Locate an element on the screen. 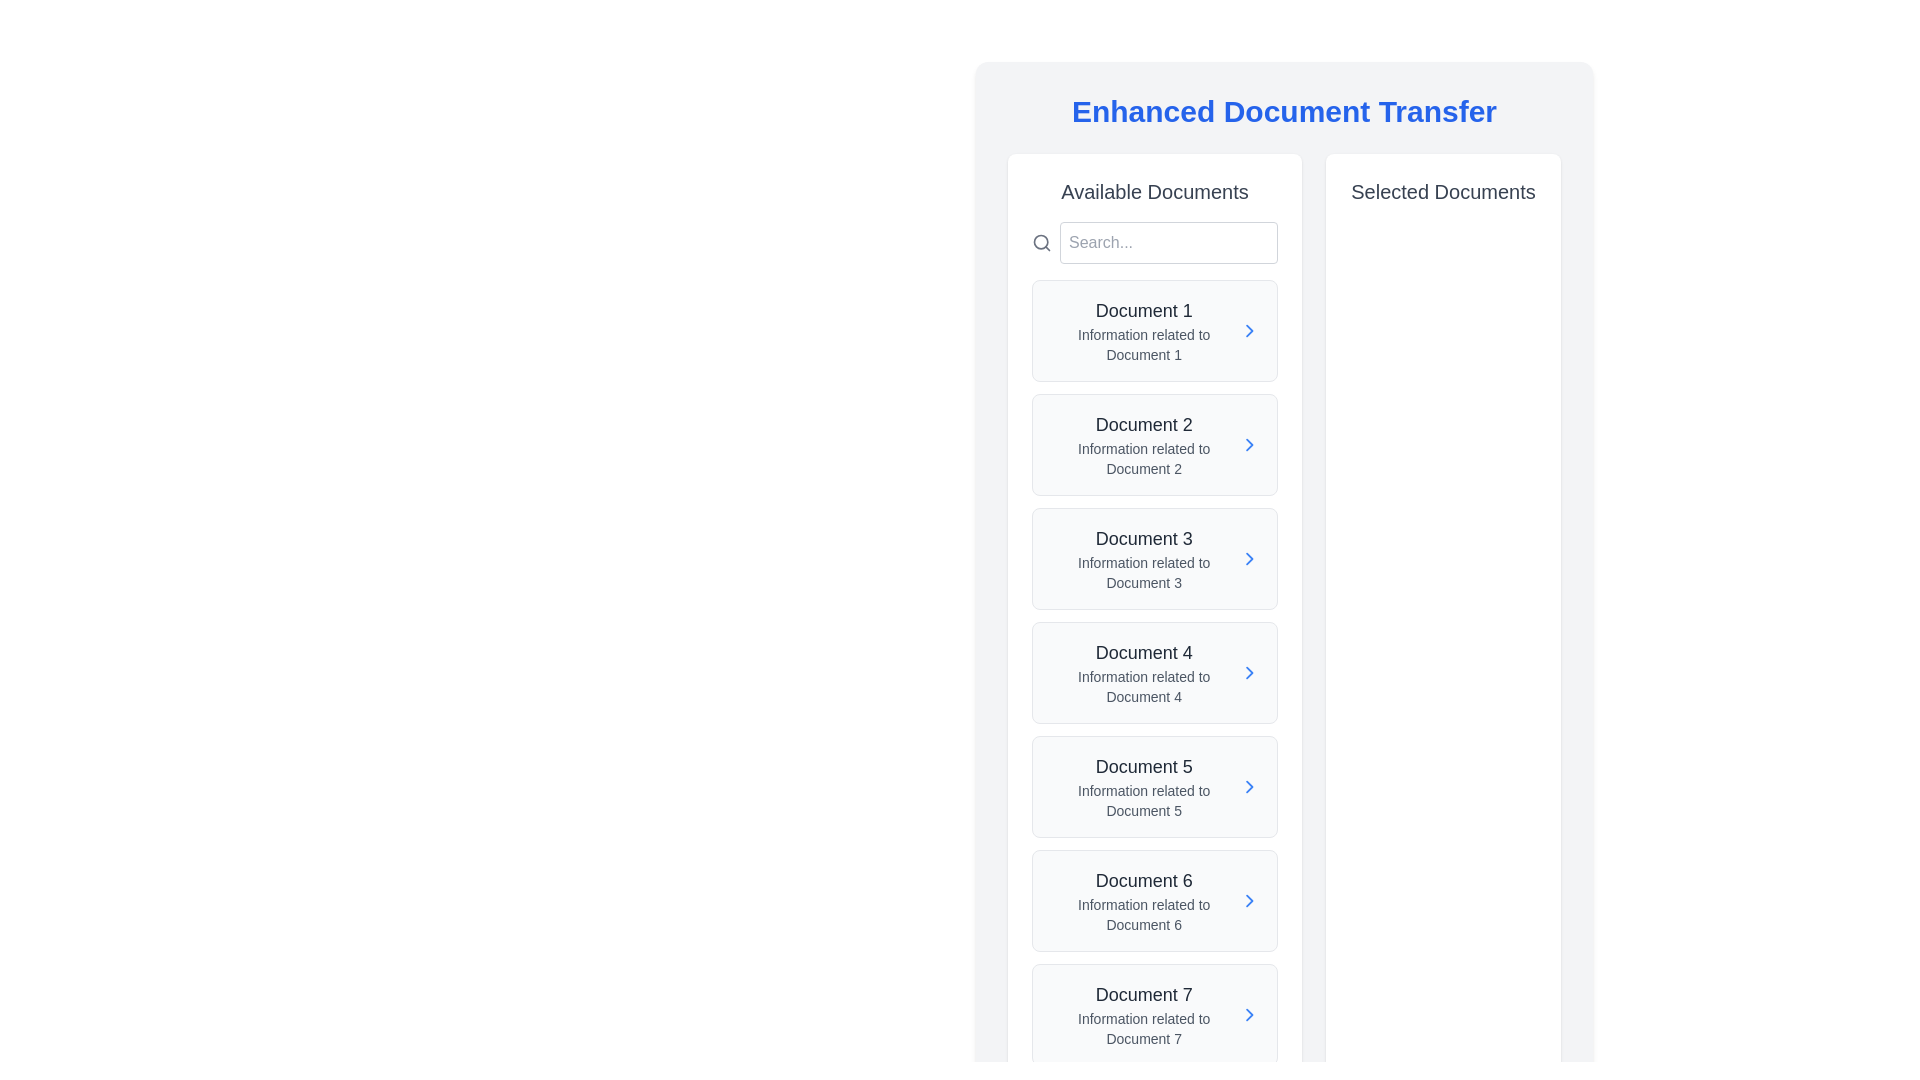  the text-based list item element titled 'Document 5' is located at coordinates (1144, 785).